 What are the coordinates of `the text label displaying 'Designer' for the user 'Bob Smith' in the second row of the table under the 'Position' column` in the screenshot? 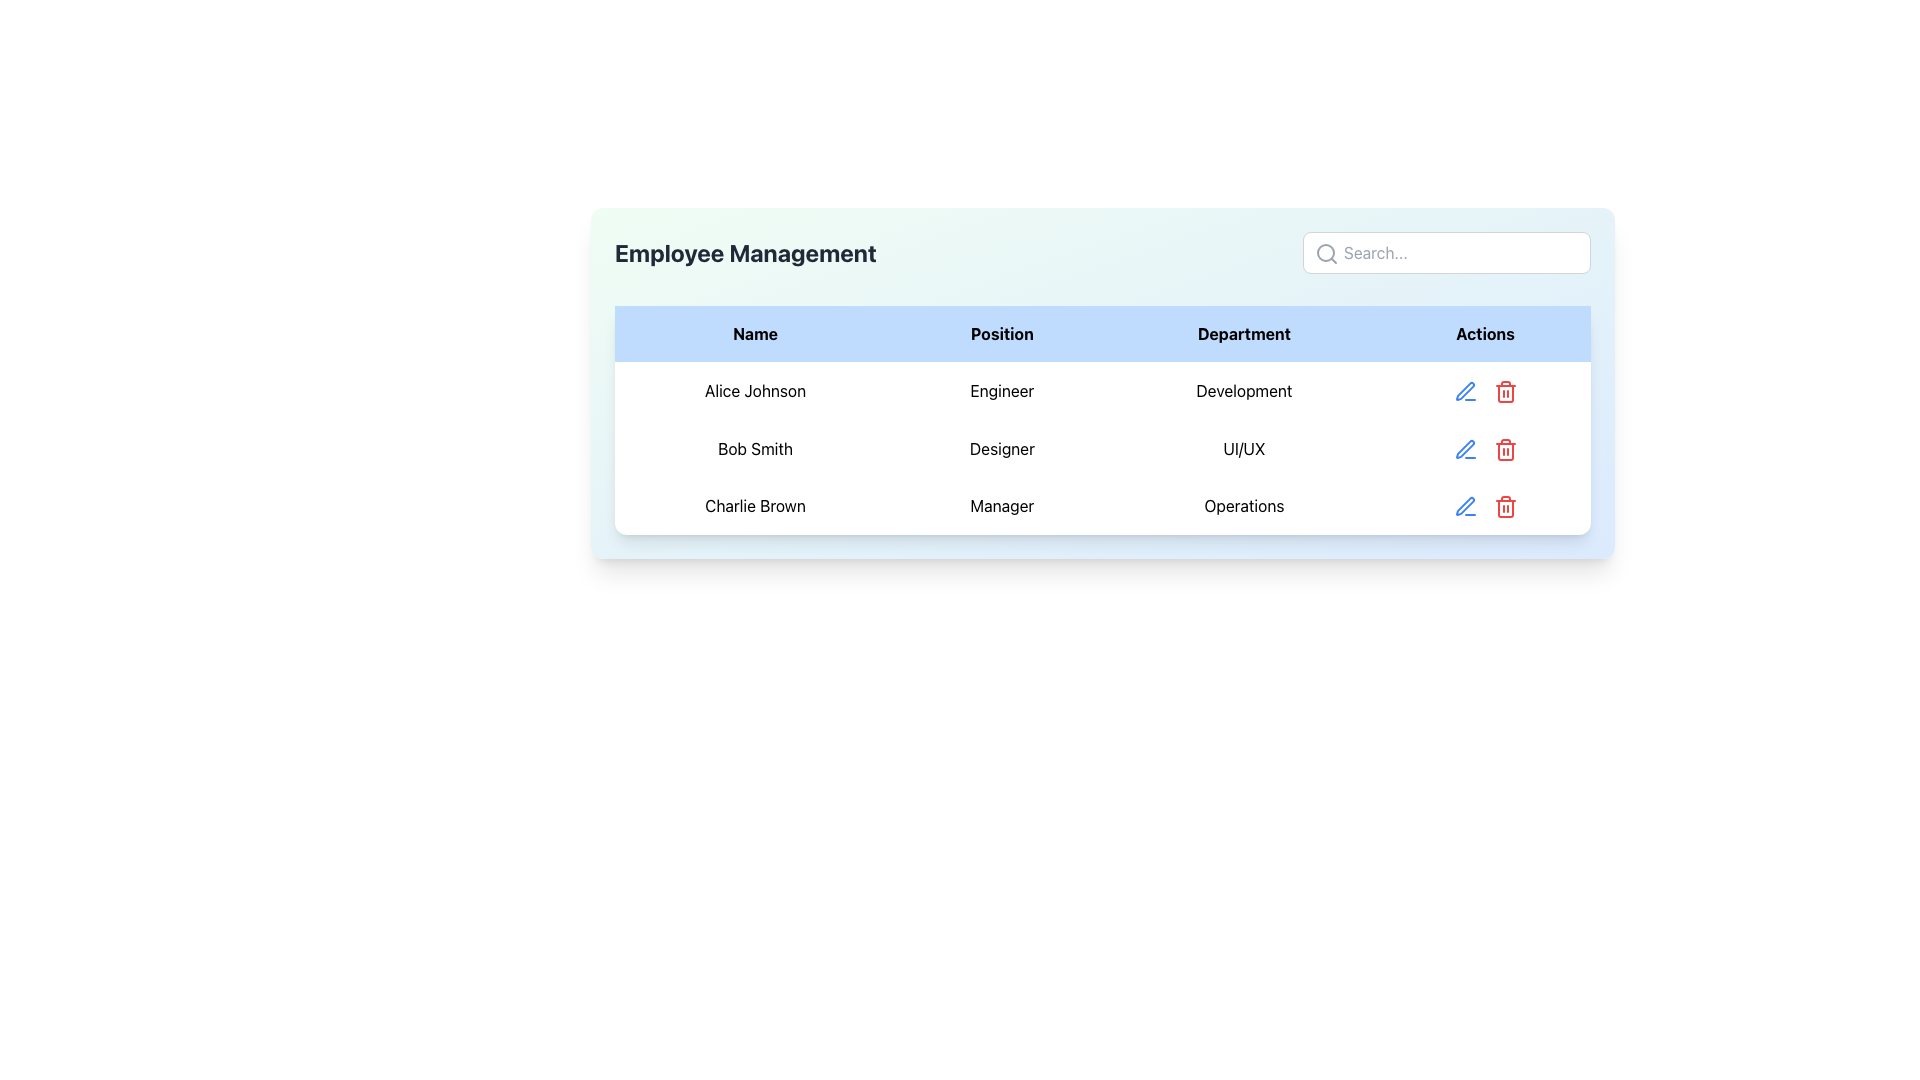 It's located at (1002, 447).